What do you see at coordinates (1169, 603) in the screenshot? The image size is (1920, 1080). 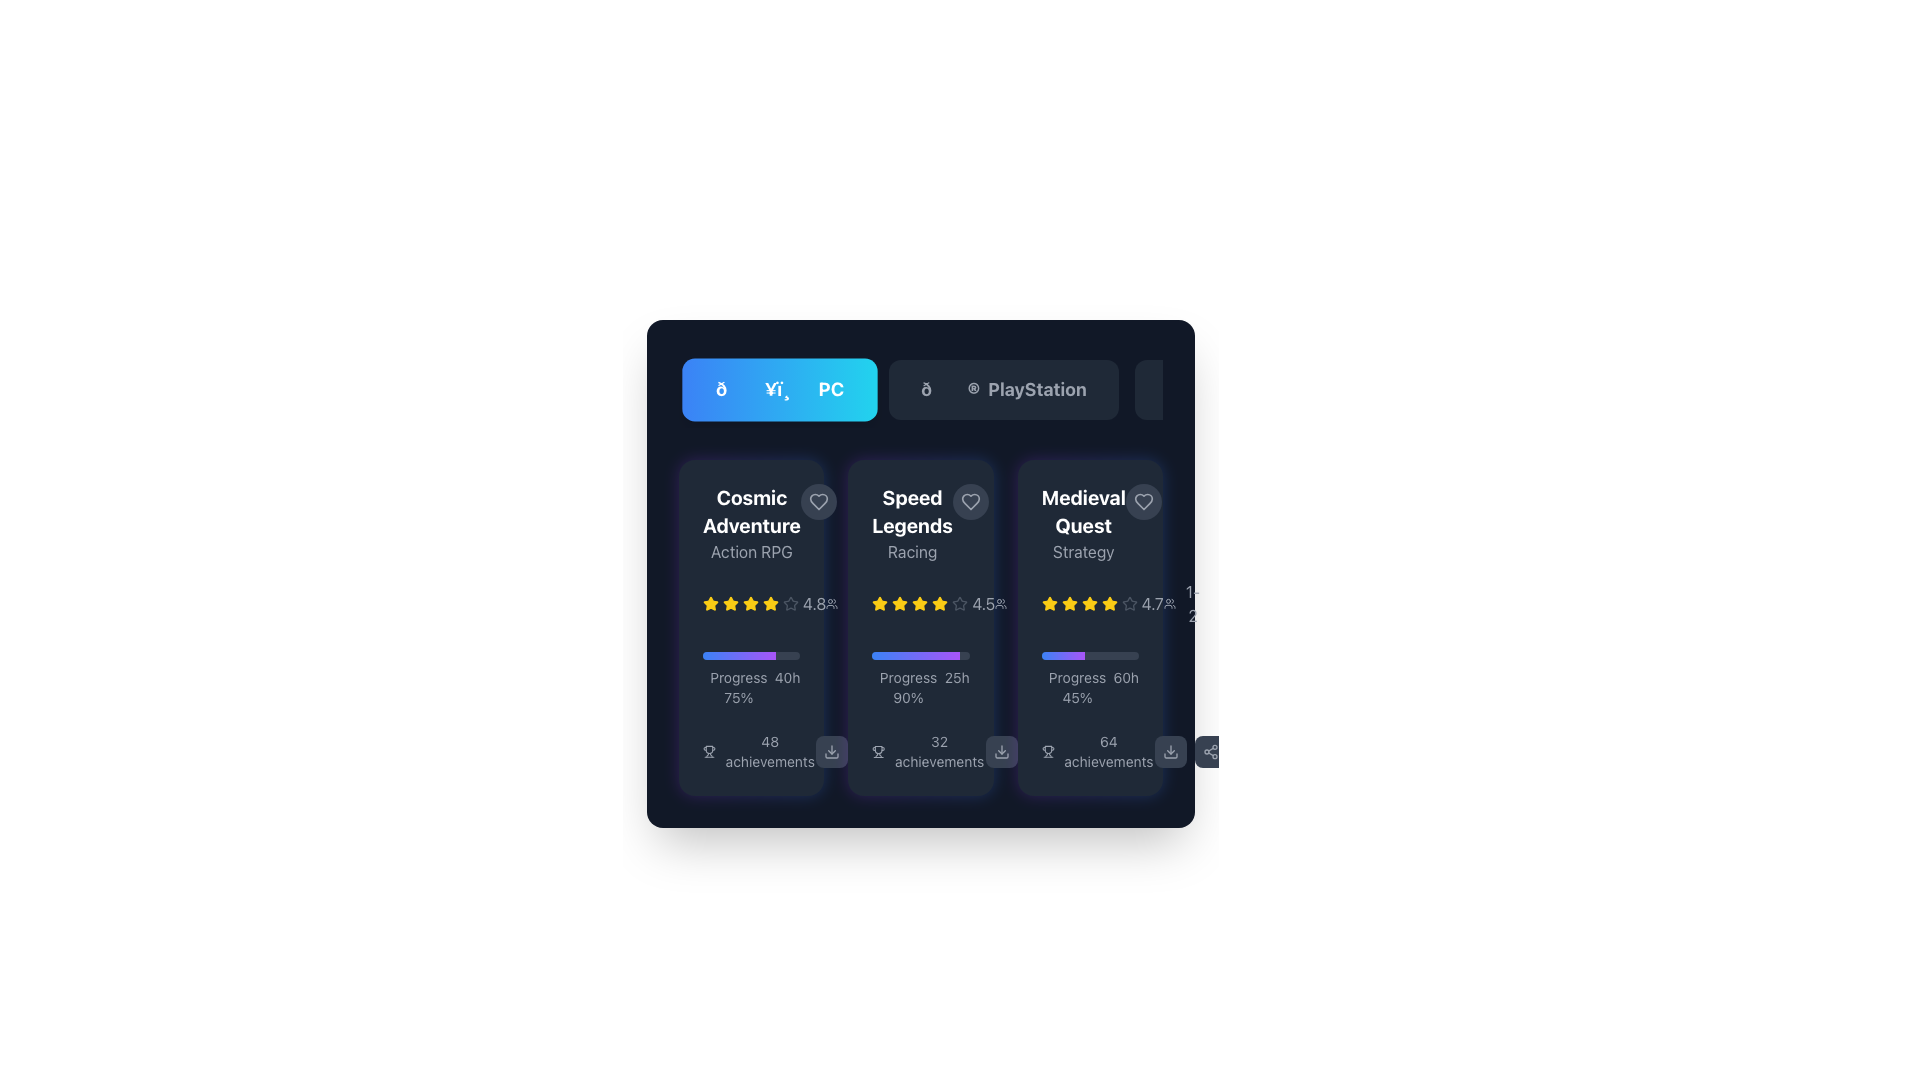 I see `the user group icon located near the text '1-2' in the bottom-right part of the interface` at bounding box center [1169, 603].